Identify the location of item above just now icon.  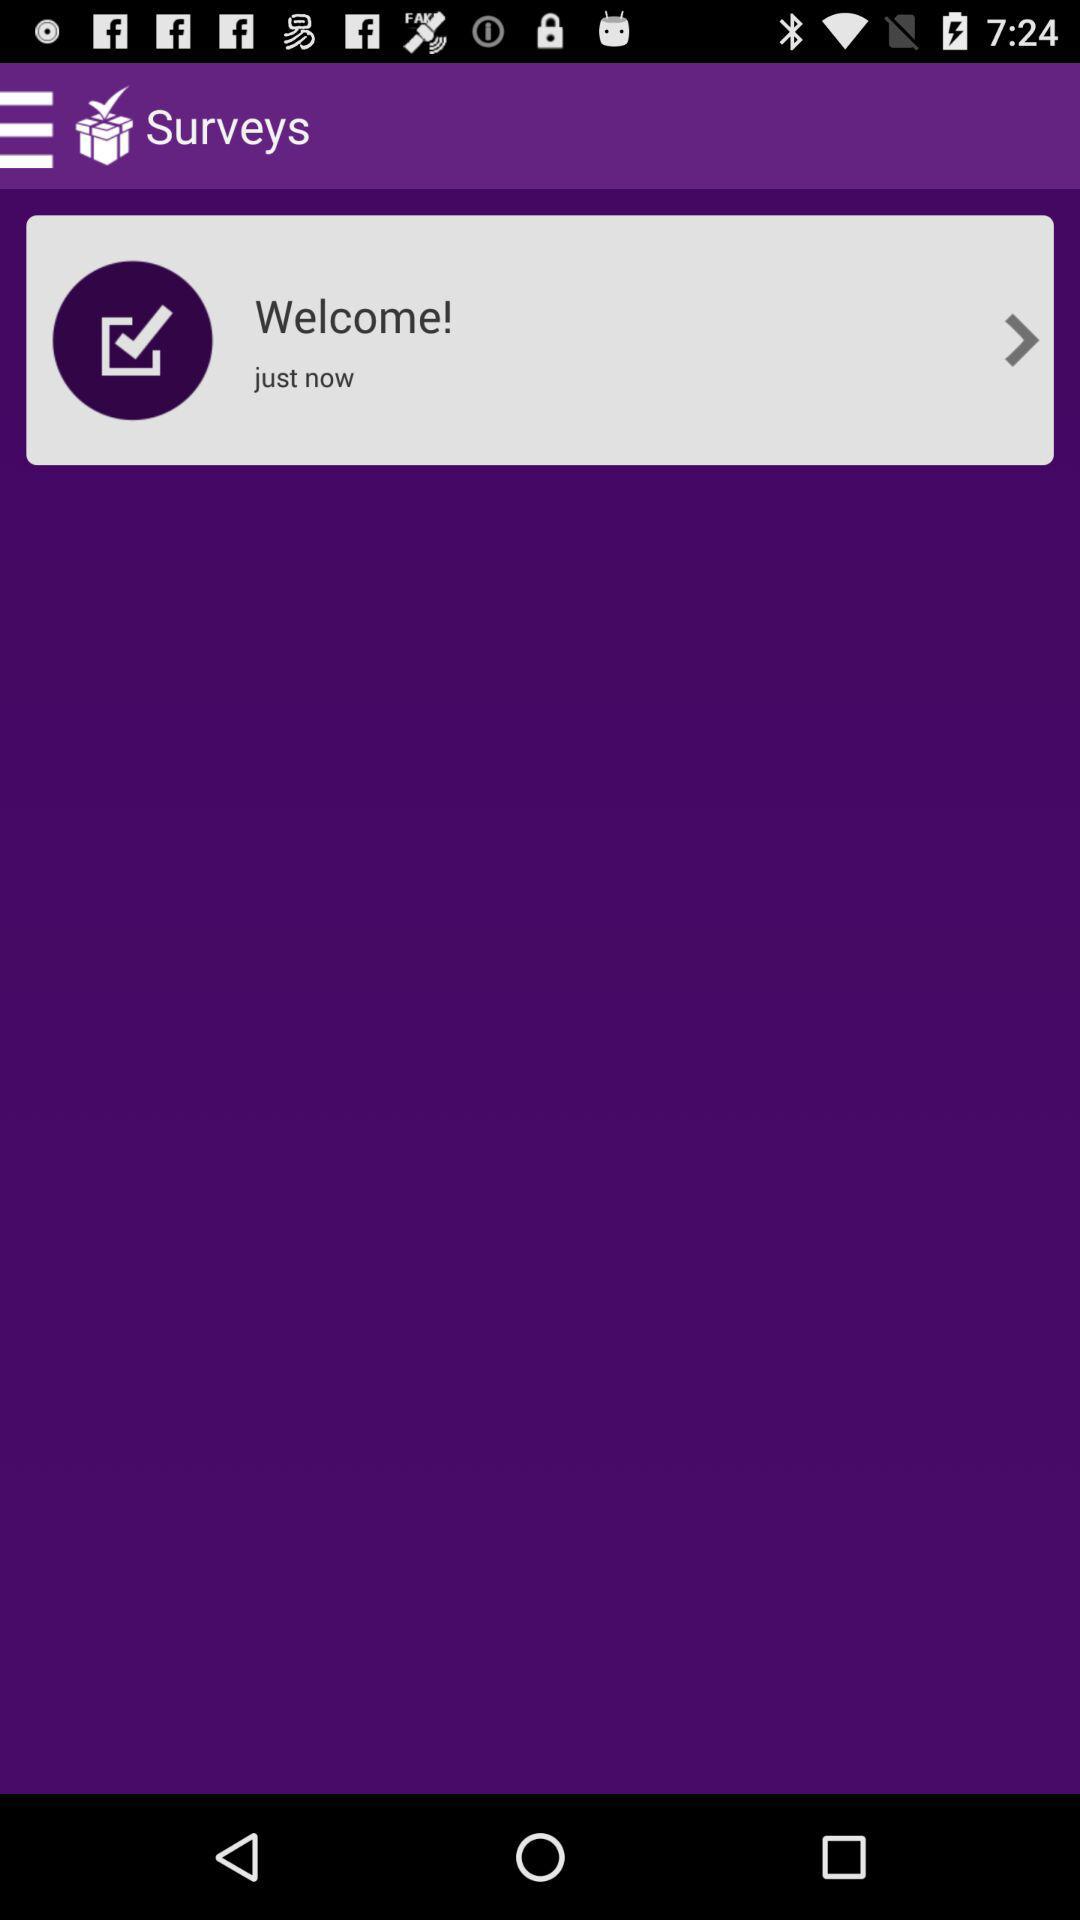
(358, 308).